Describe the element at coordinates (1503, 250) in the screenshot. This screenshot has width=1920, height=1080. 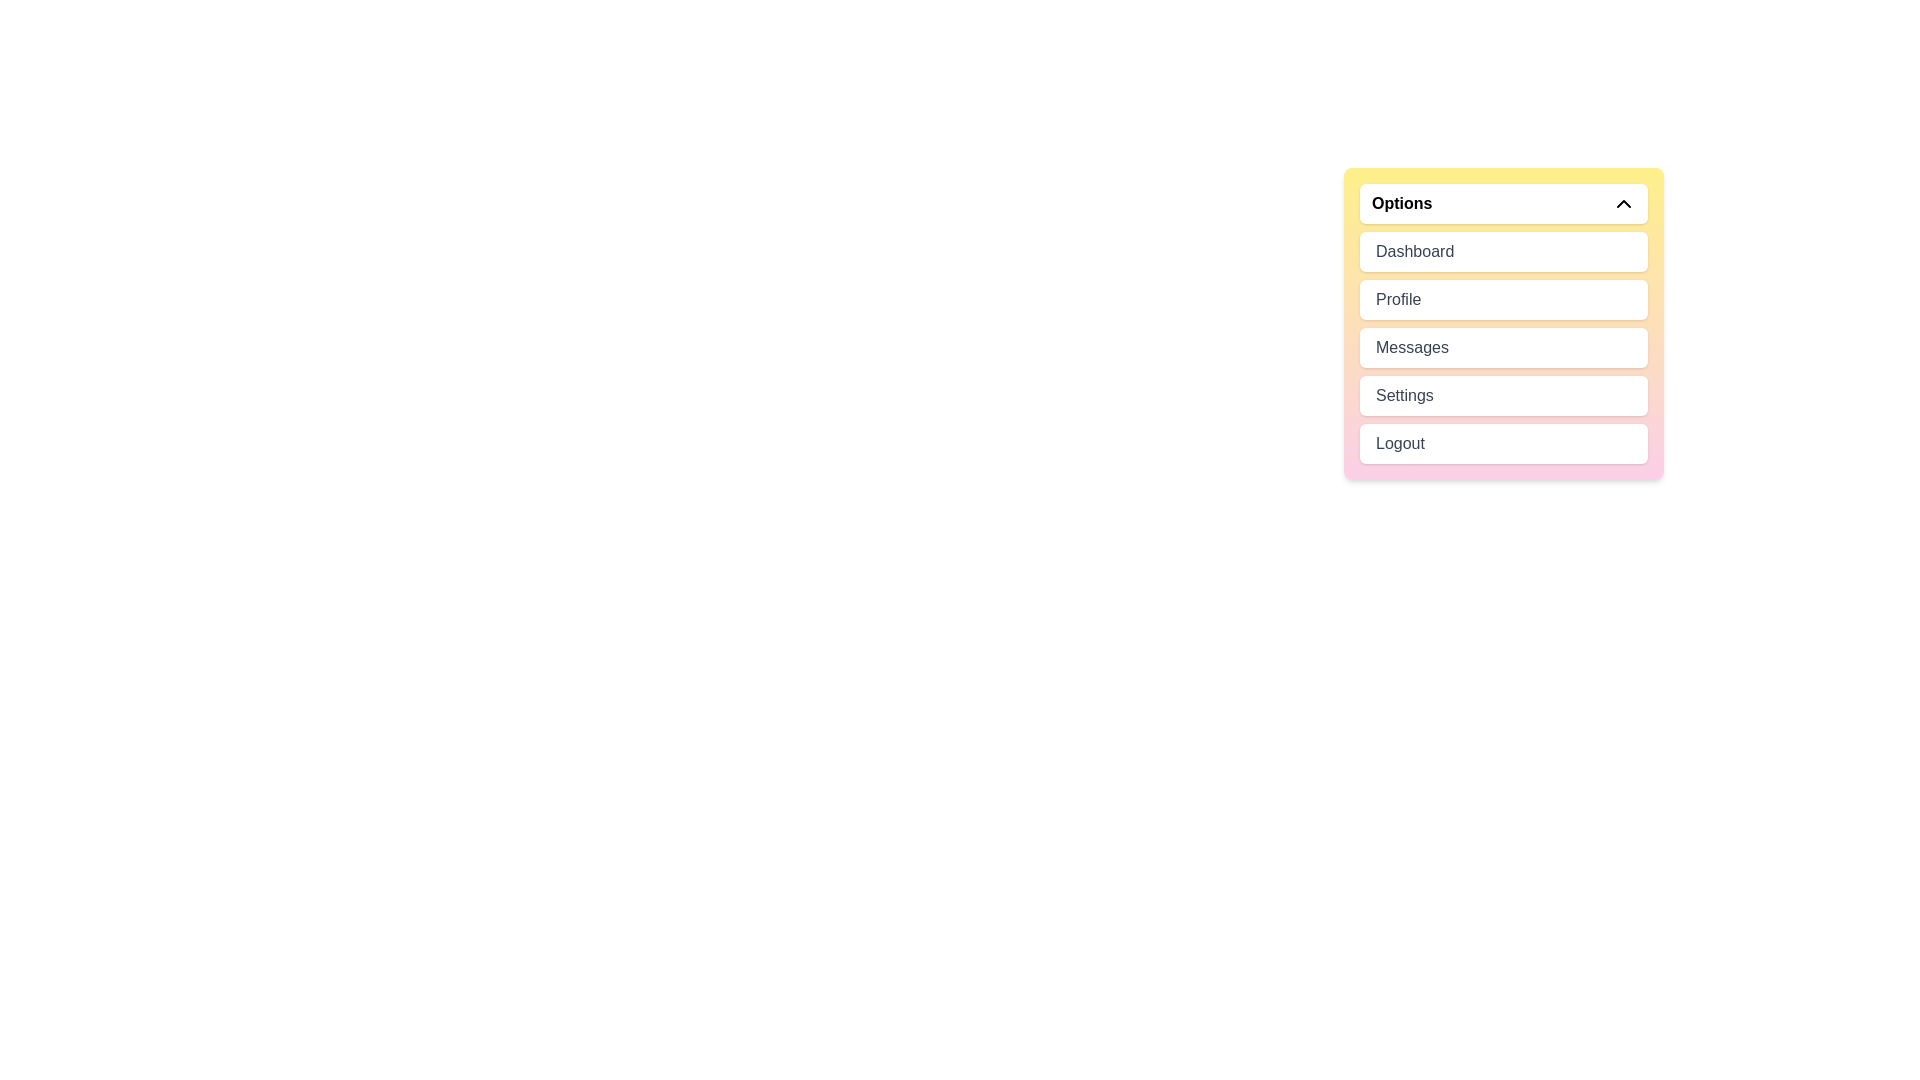
I see `the menu item Dashboard to highlight it` at that location.